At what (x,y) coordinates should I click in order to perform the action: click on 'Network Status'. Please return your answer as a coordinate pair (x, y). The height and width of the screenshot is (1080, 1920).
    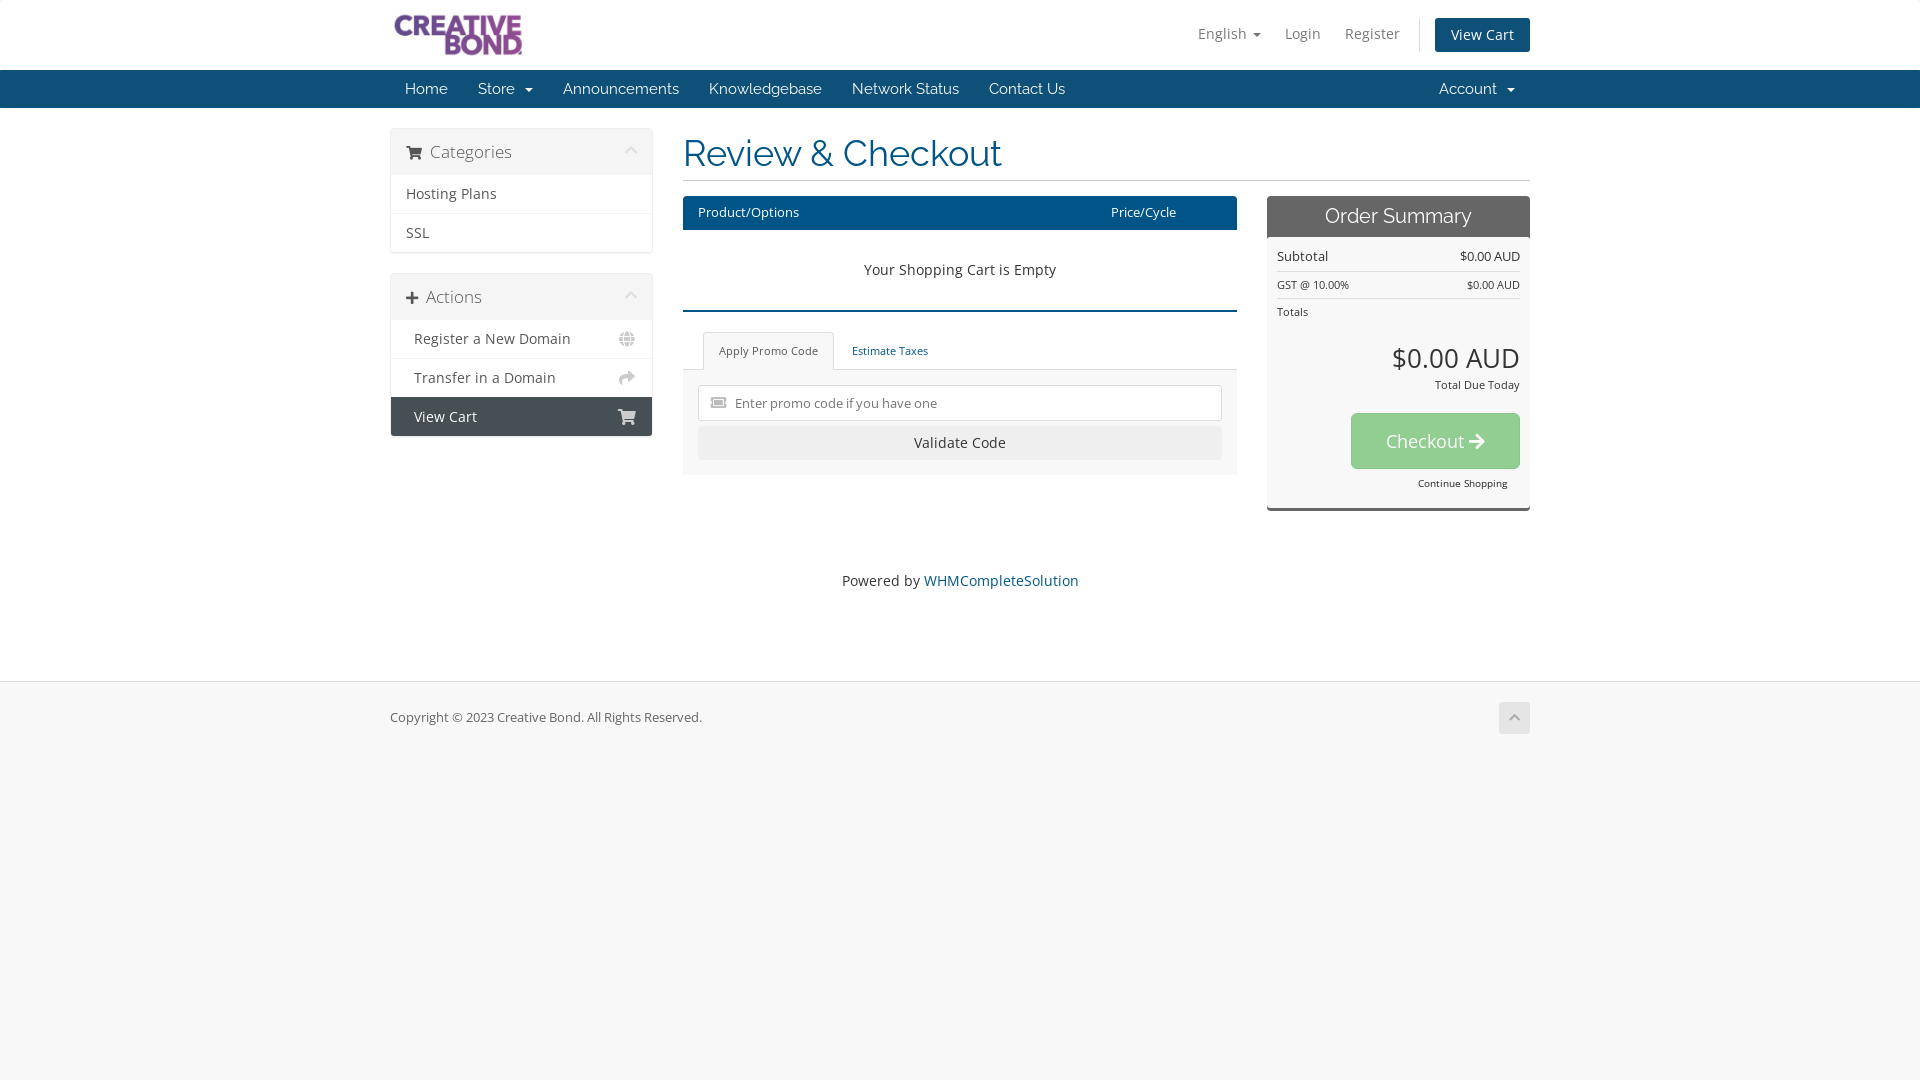
    Looking at the image, I should click on (904, 87).